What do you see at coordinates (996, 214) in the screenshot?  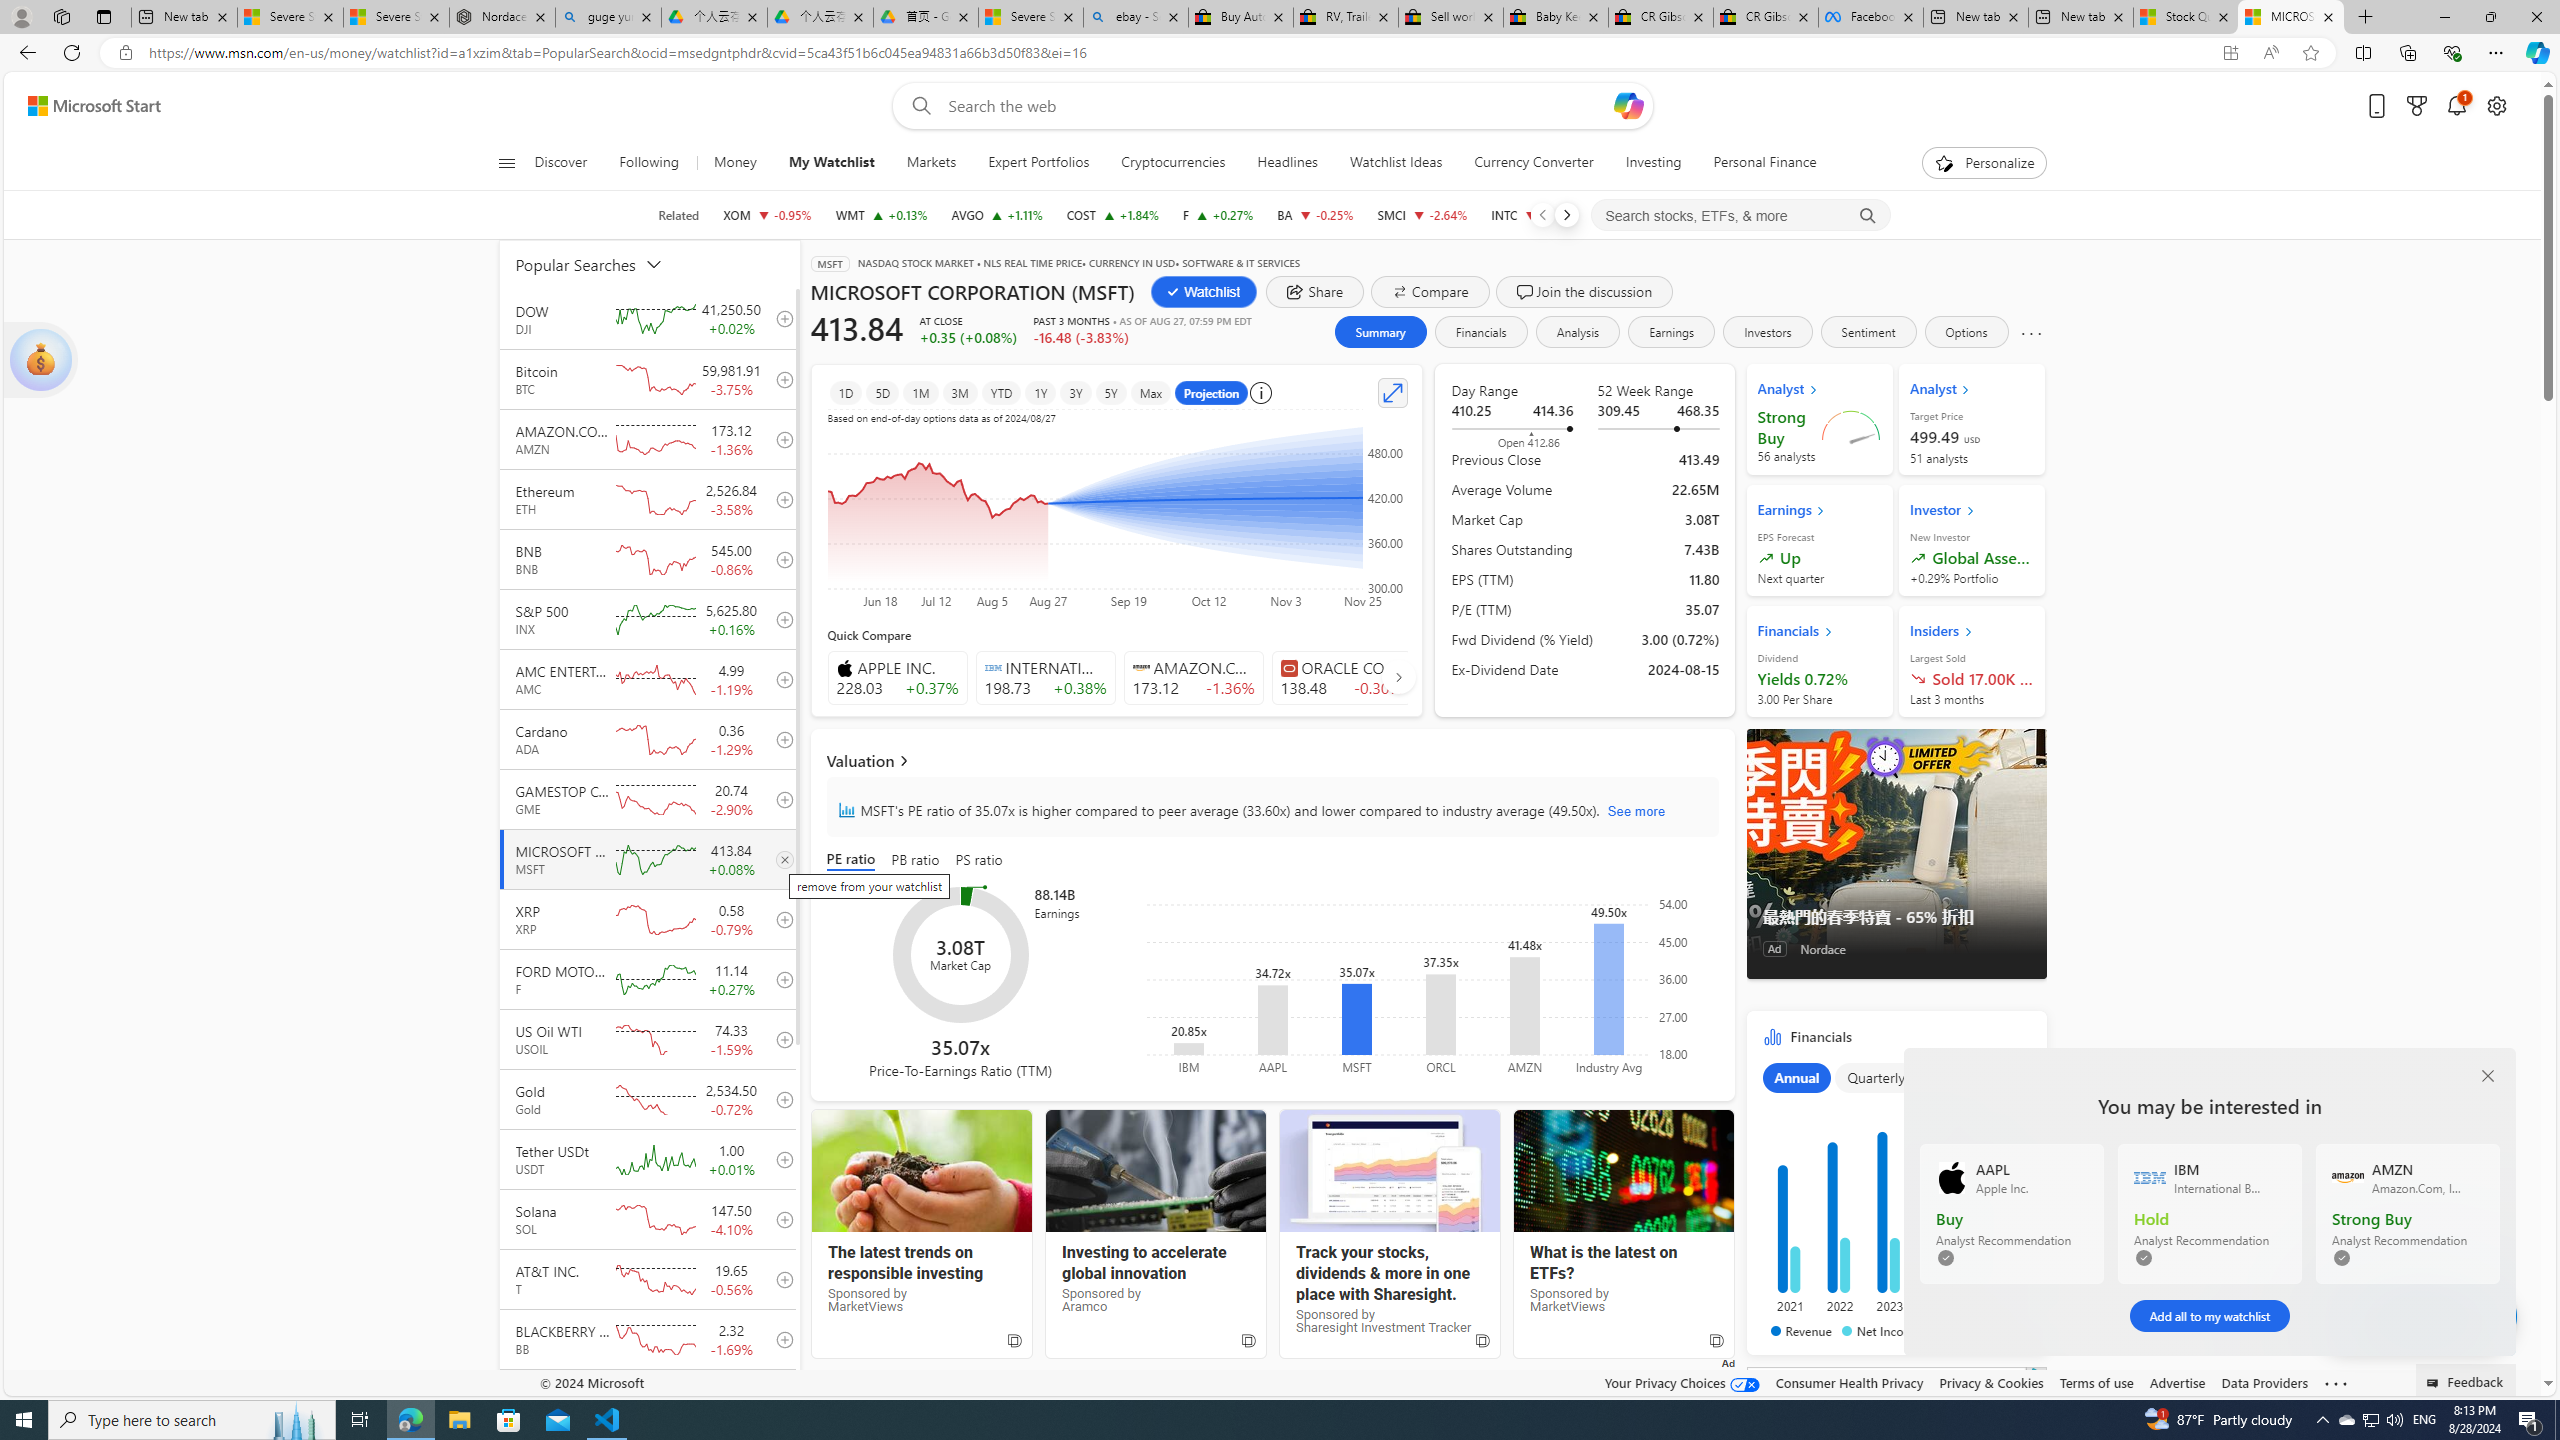 I see `'AVGO Broadcom Inc. increase 161.39 +1.77 +1.11%'` at bounding box center [996, 214].